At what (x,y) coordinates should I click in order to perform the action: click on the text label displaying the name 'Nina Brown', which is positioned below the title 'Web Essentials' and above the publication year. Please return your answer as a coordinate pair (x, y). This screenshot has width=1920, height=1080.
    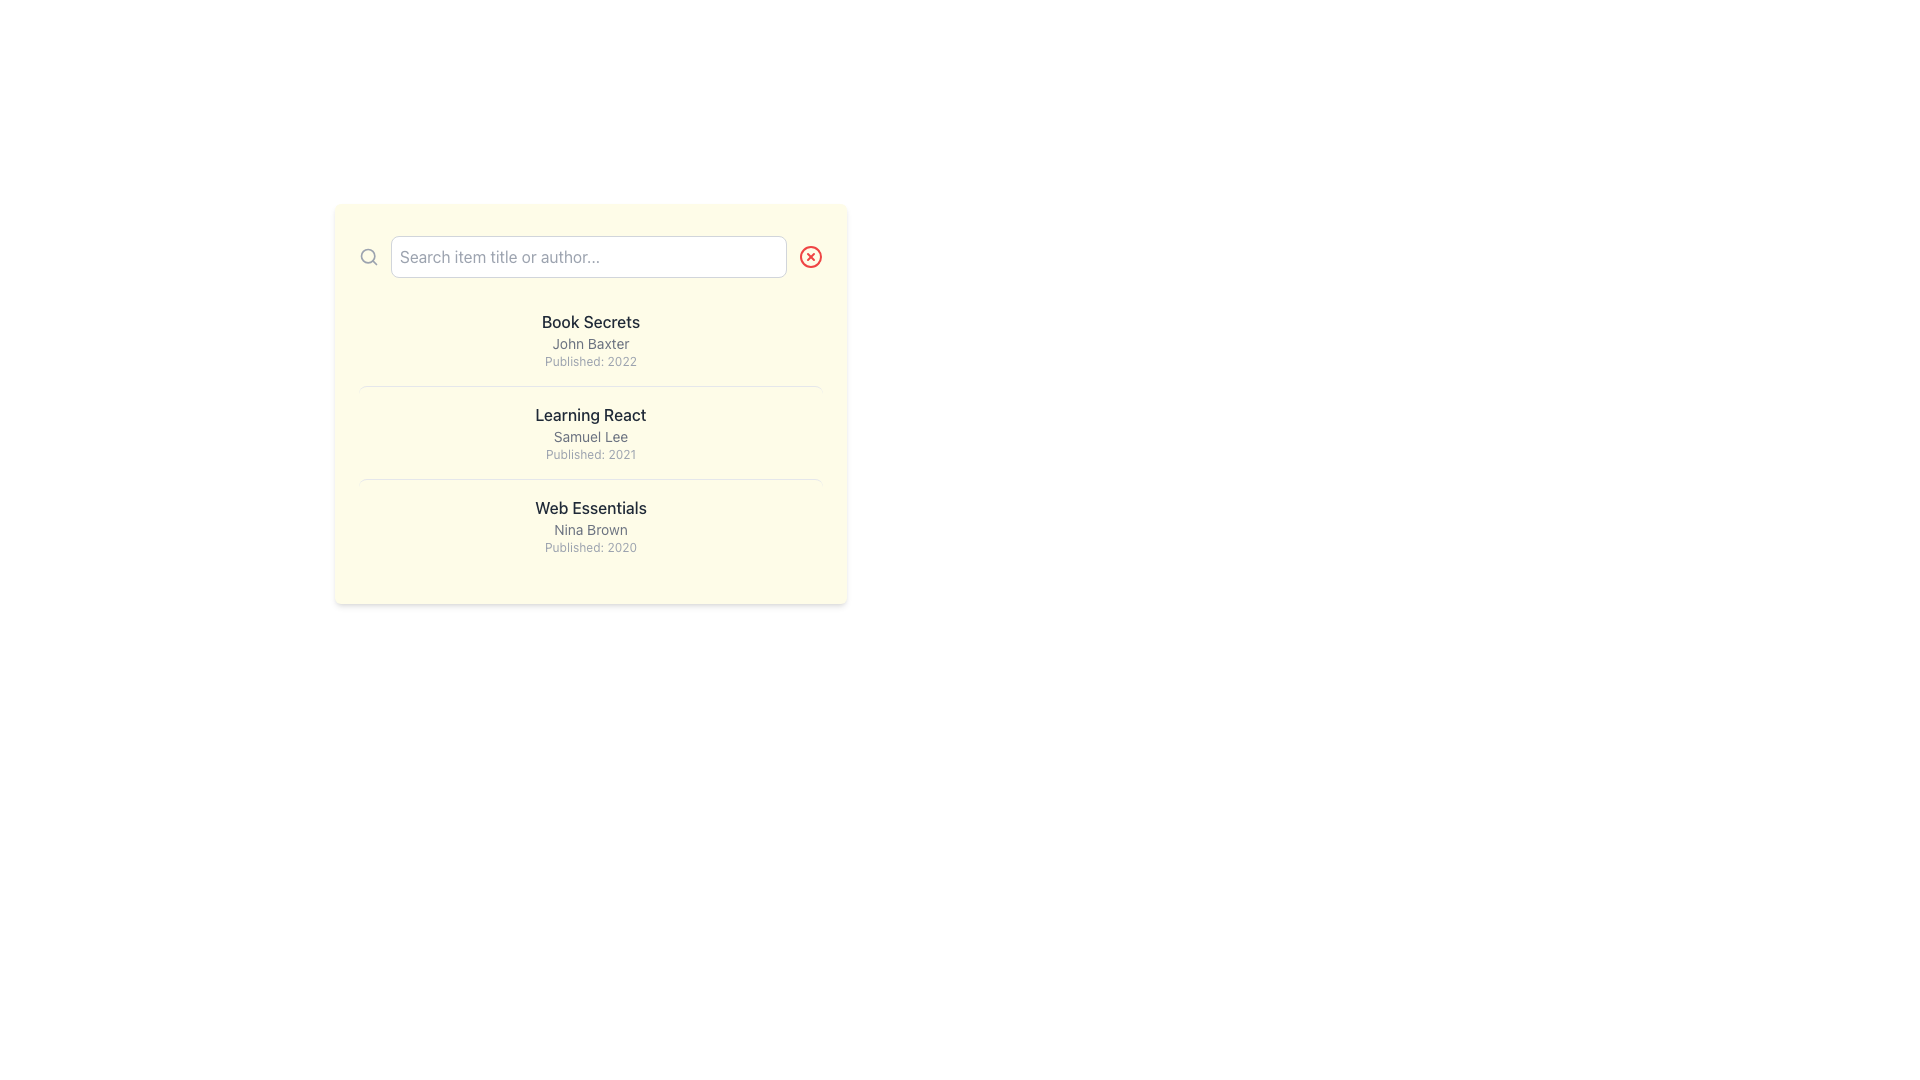
    Looking at the image, I should click on (589, 528).